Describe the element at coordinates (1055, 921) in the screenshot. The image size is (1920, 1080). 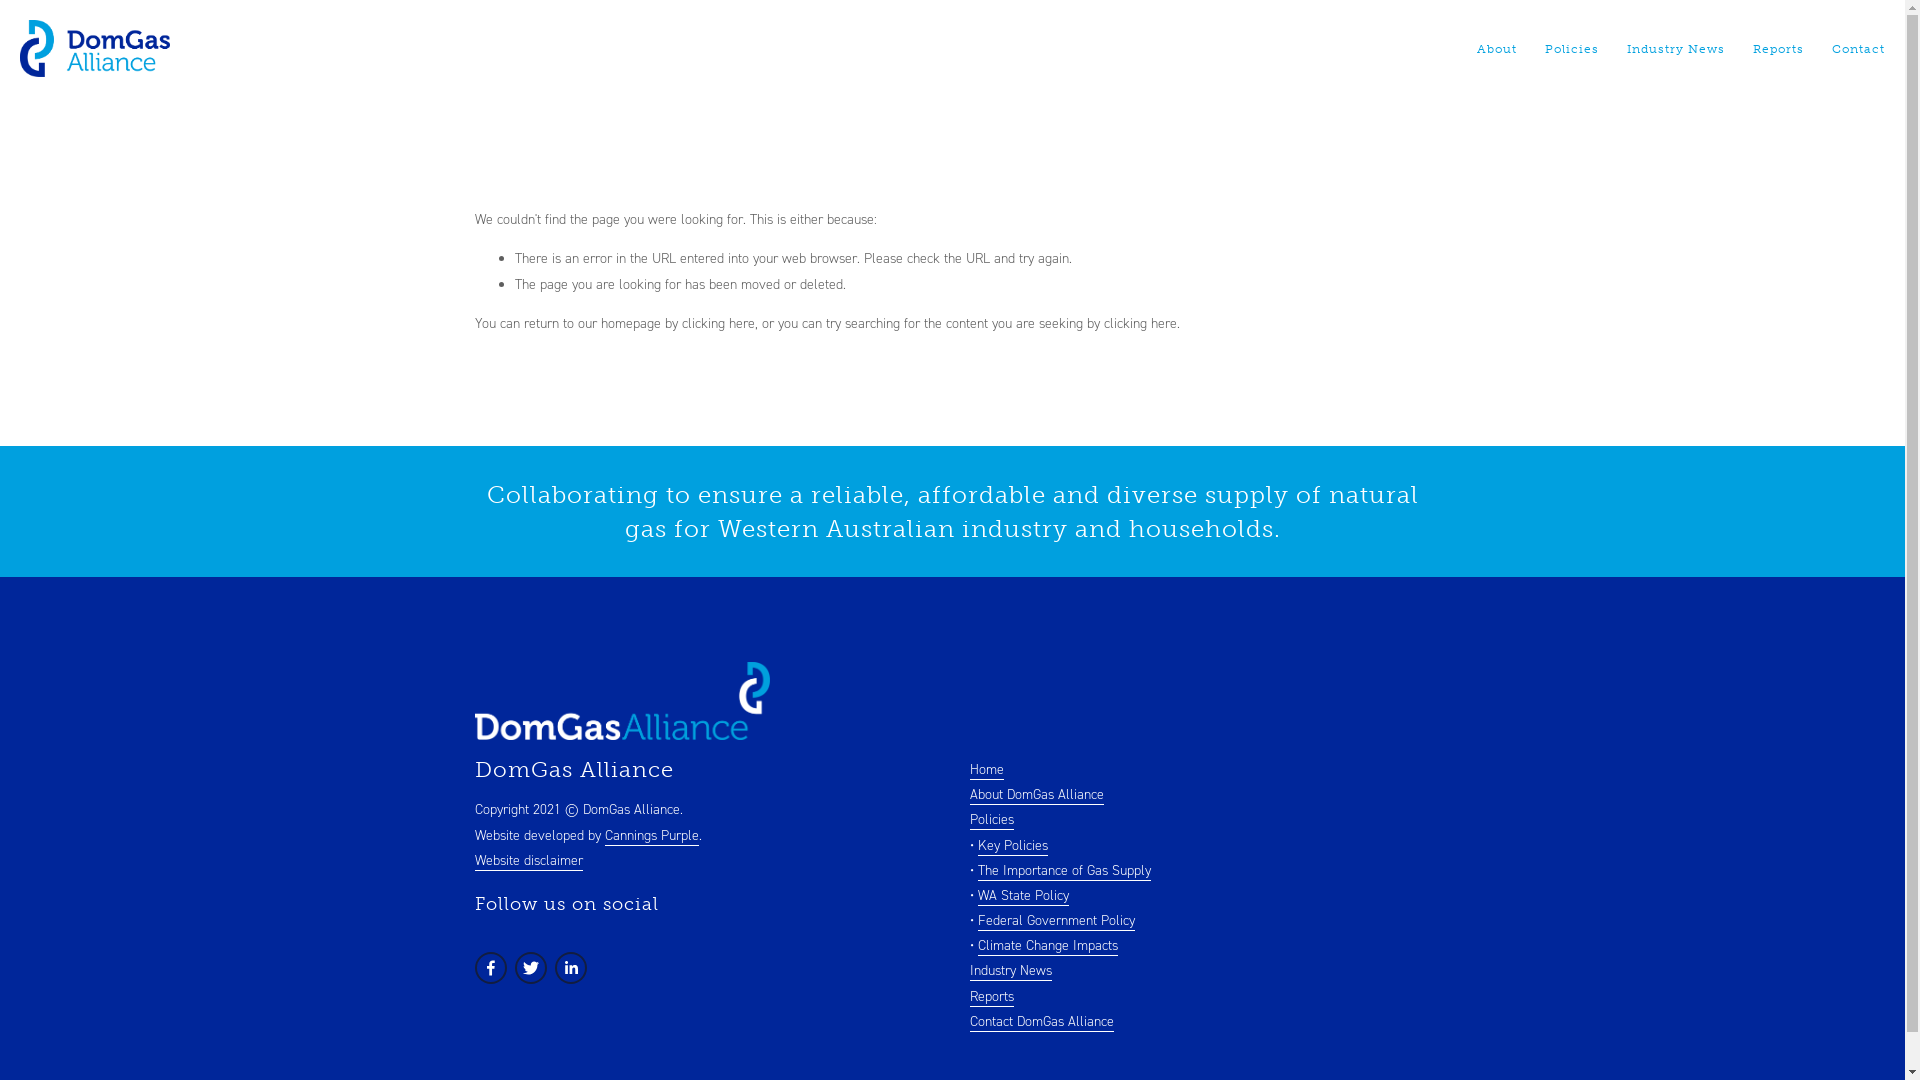
I see `'Federal Government Policy'` at that location.